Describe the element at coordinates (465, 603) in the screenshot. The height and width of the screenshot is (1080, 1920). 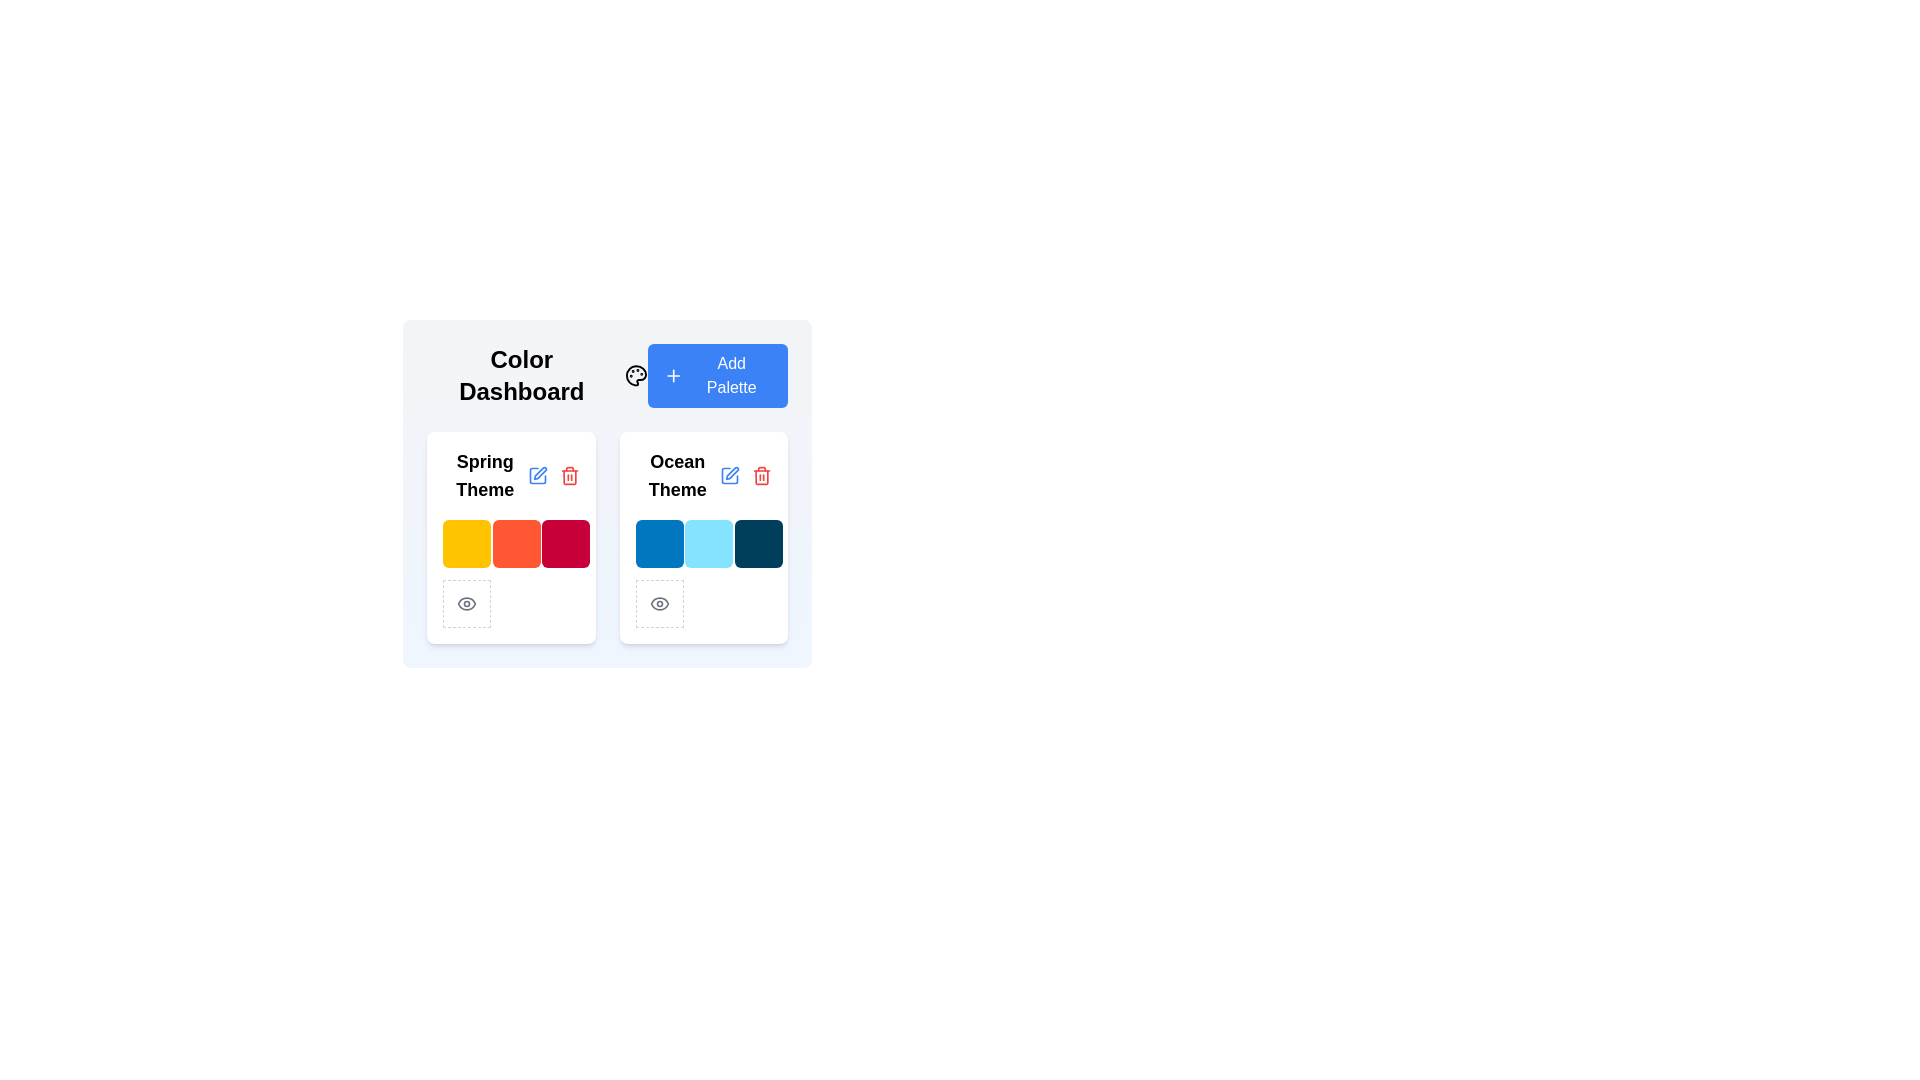
I see `the square button with dashed borders and a light gray color containing a gray eye icon` at that location.